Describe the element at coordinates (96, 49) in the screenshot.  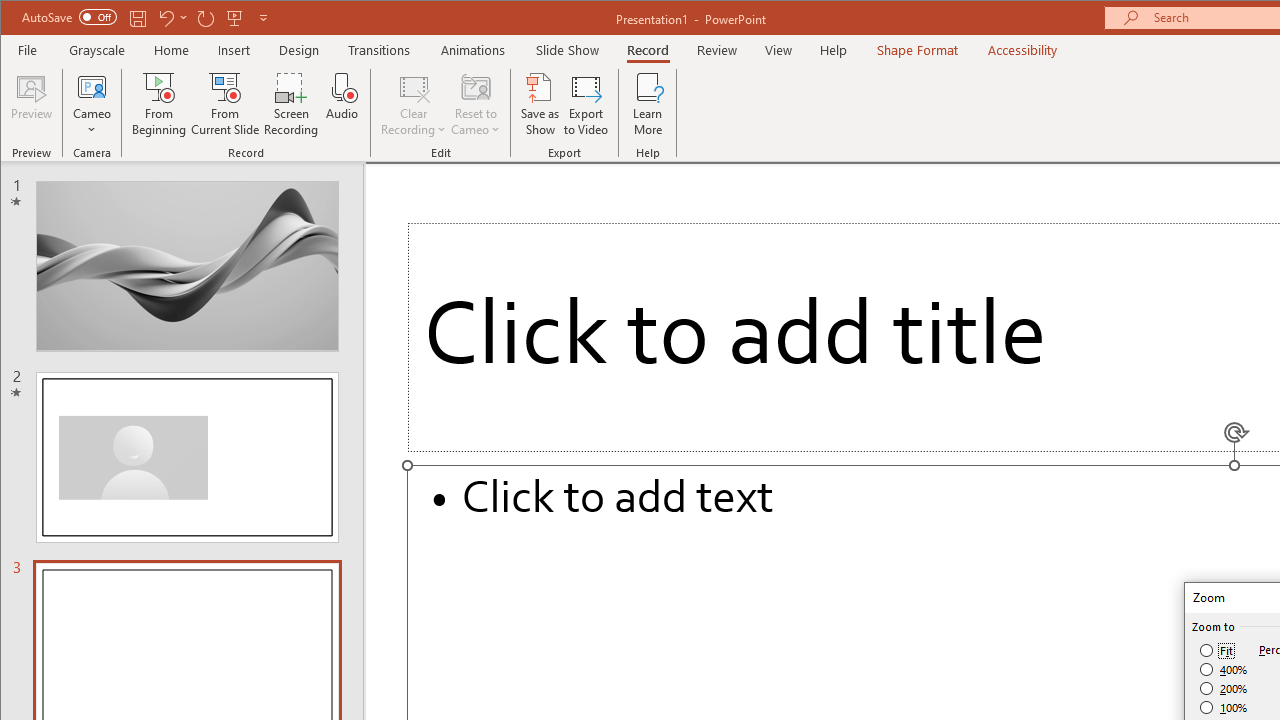
I see `'Grayscale'` at that location.